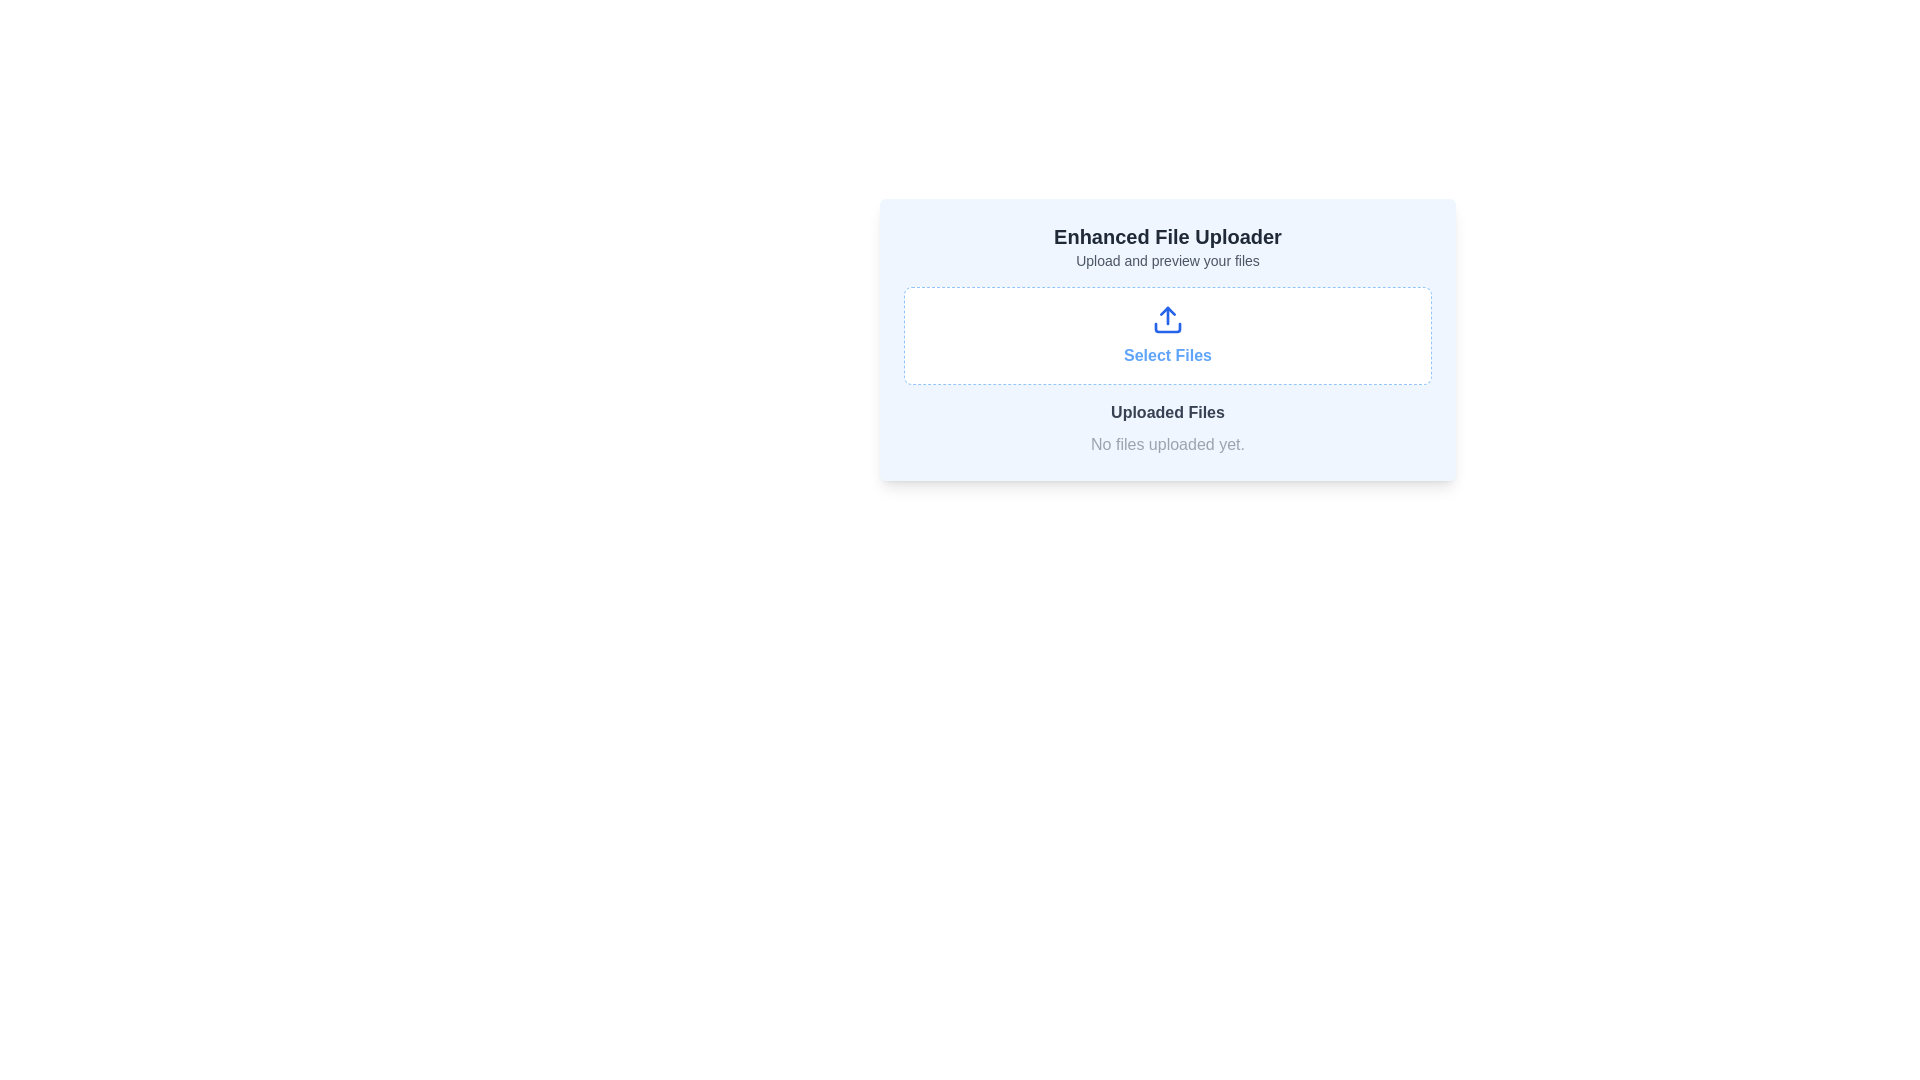 The width and height of the screenshot is (1920, 1080). I want to click on the static text label that reads 'Select Files', which is styled with a blue font color and bold typeface, located centrally beneath the upload icon, so click(1167, 354).